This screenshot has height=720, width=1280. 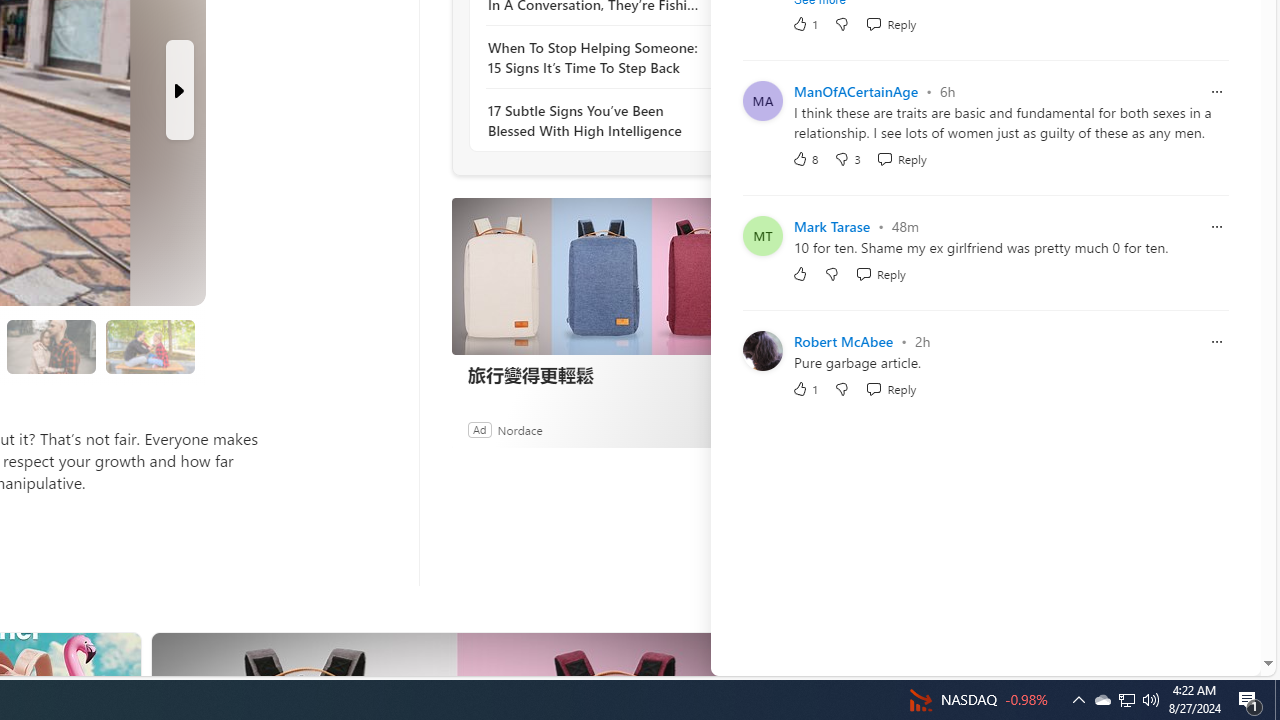 What do you see at coordinates (519, 428) in the screenshot?
I see `'Nordace'` at bounding box center [519, 428].